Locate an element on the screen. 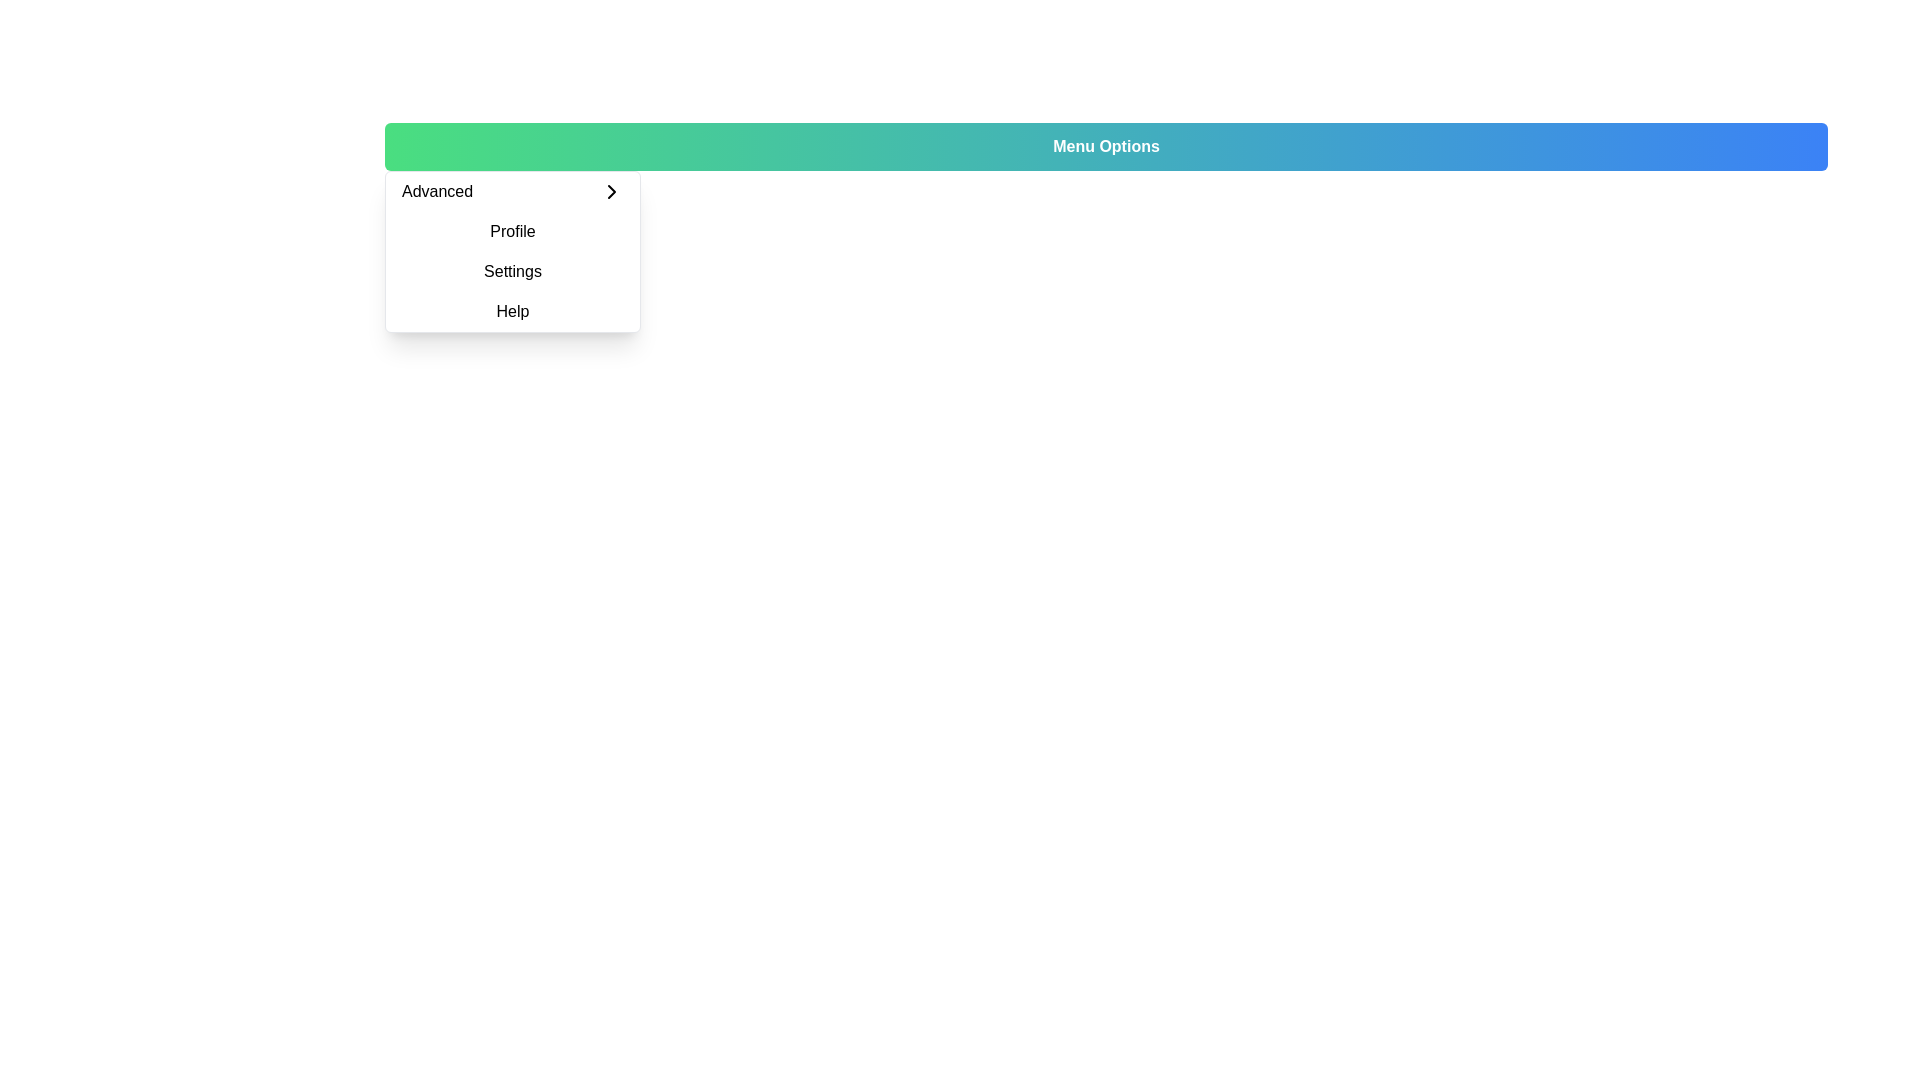 This screenshot has height=1080, width=1920. the 'Settings' menu item, which is the third option in the dropdown menu is located at coordinates (513, 272).